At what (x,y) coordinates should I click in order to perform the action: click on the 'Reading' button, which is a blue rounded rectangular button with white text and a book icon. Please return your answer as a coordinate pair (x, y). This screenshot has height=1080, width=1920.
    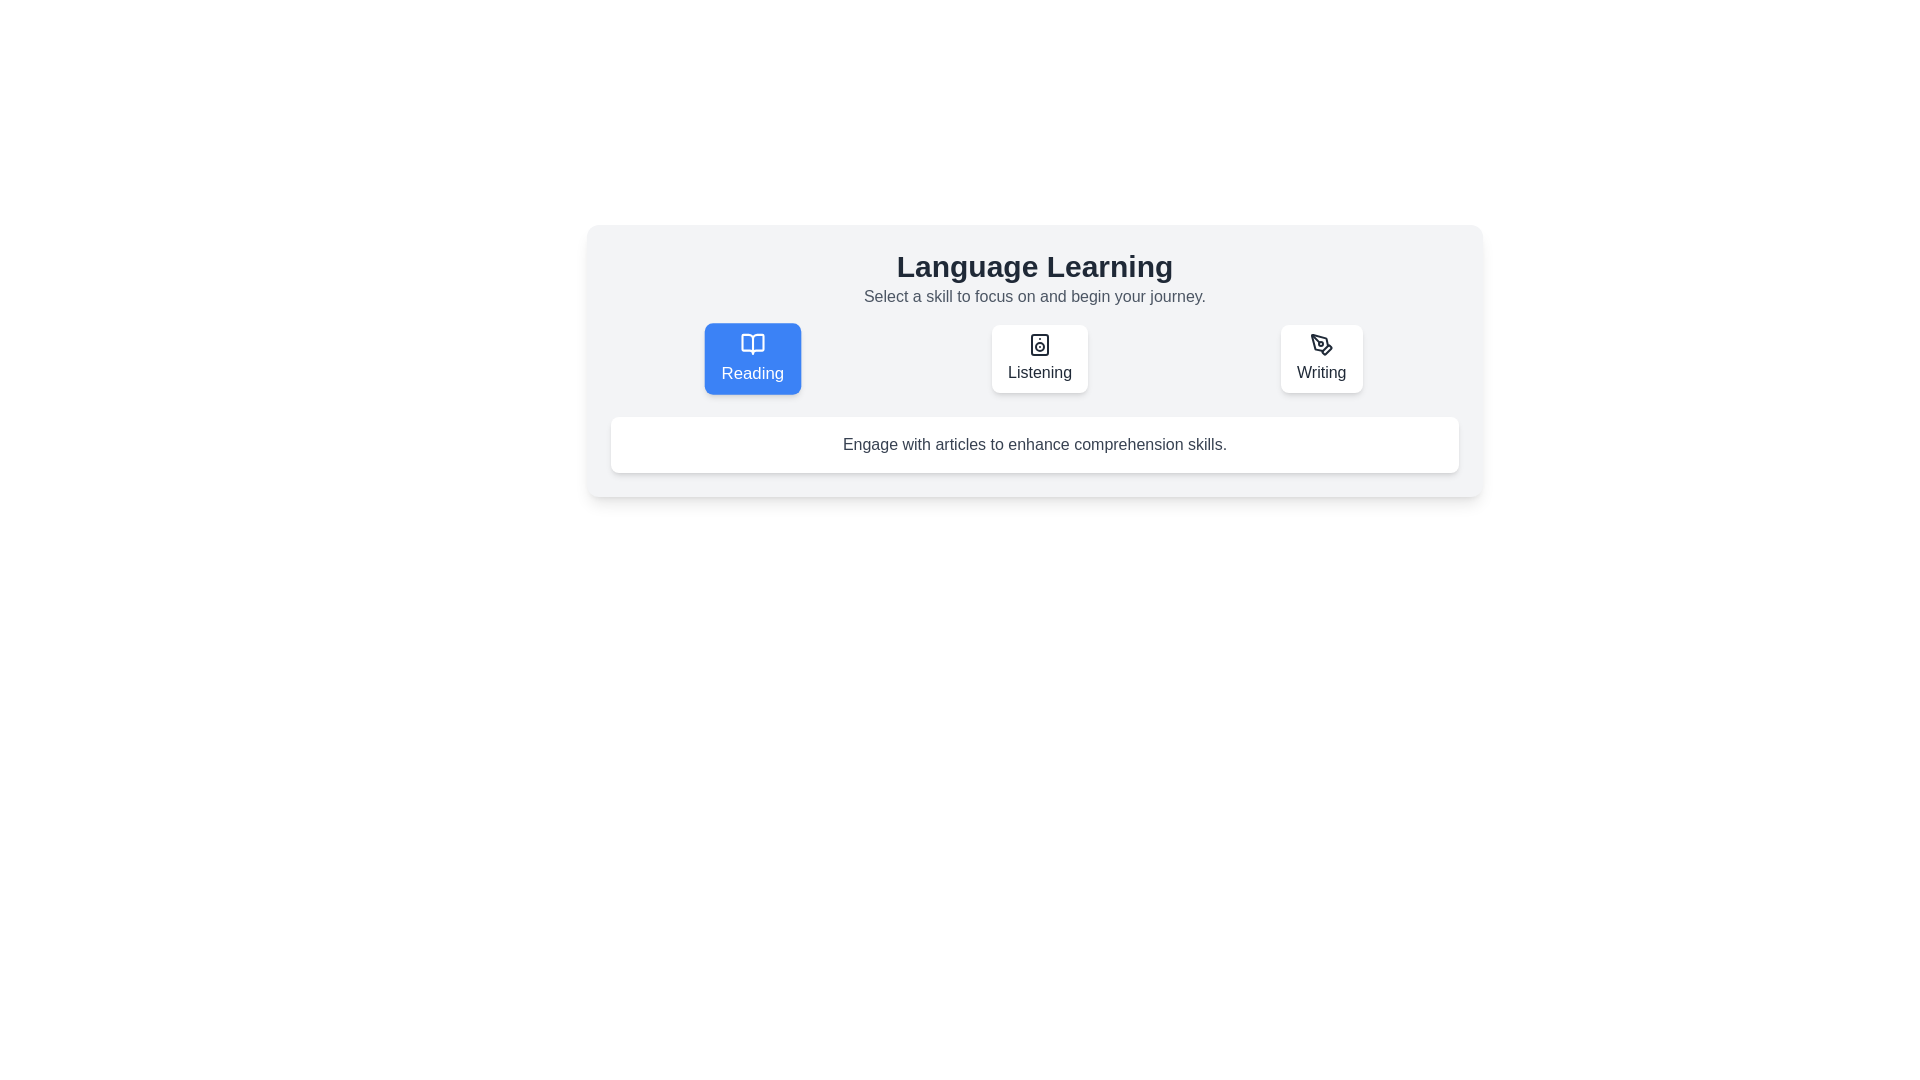
    Looking at the image, I should click on (752, 357).